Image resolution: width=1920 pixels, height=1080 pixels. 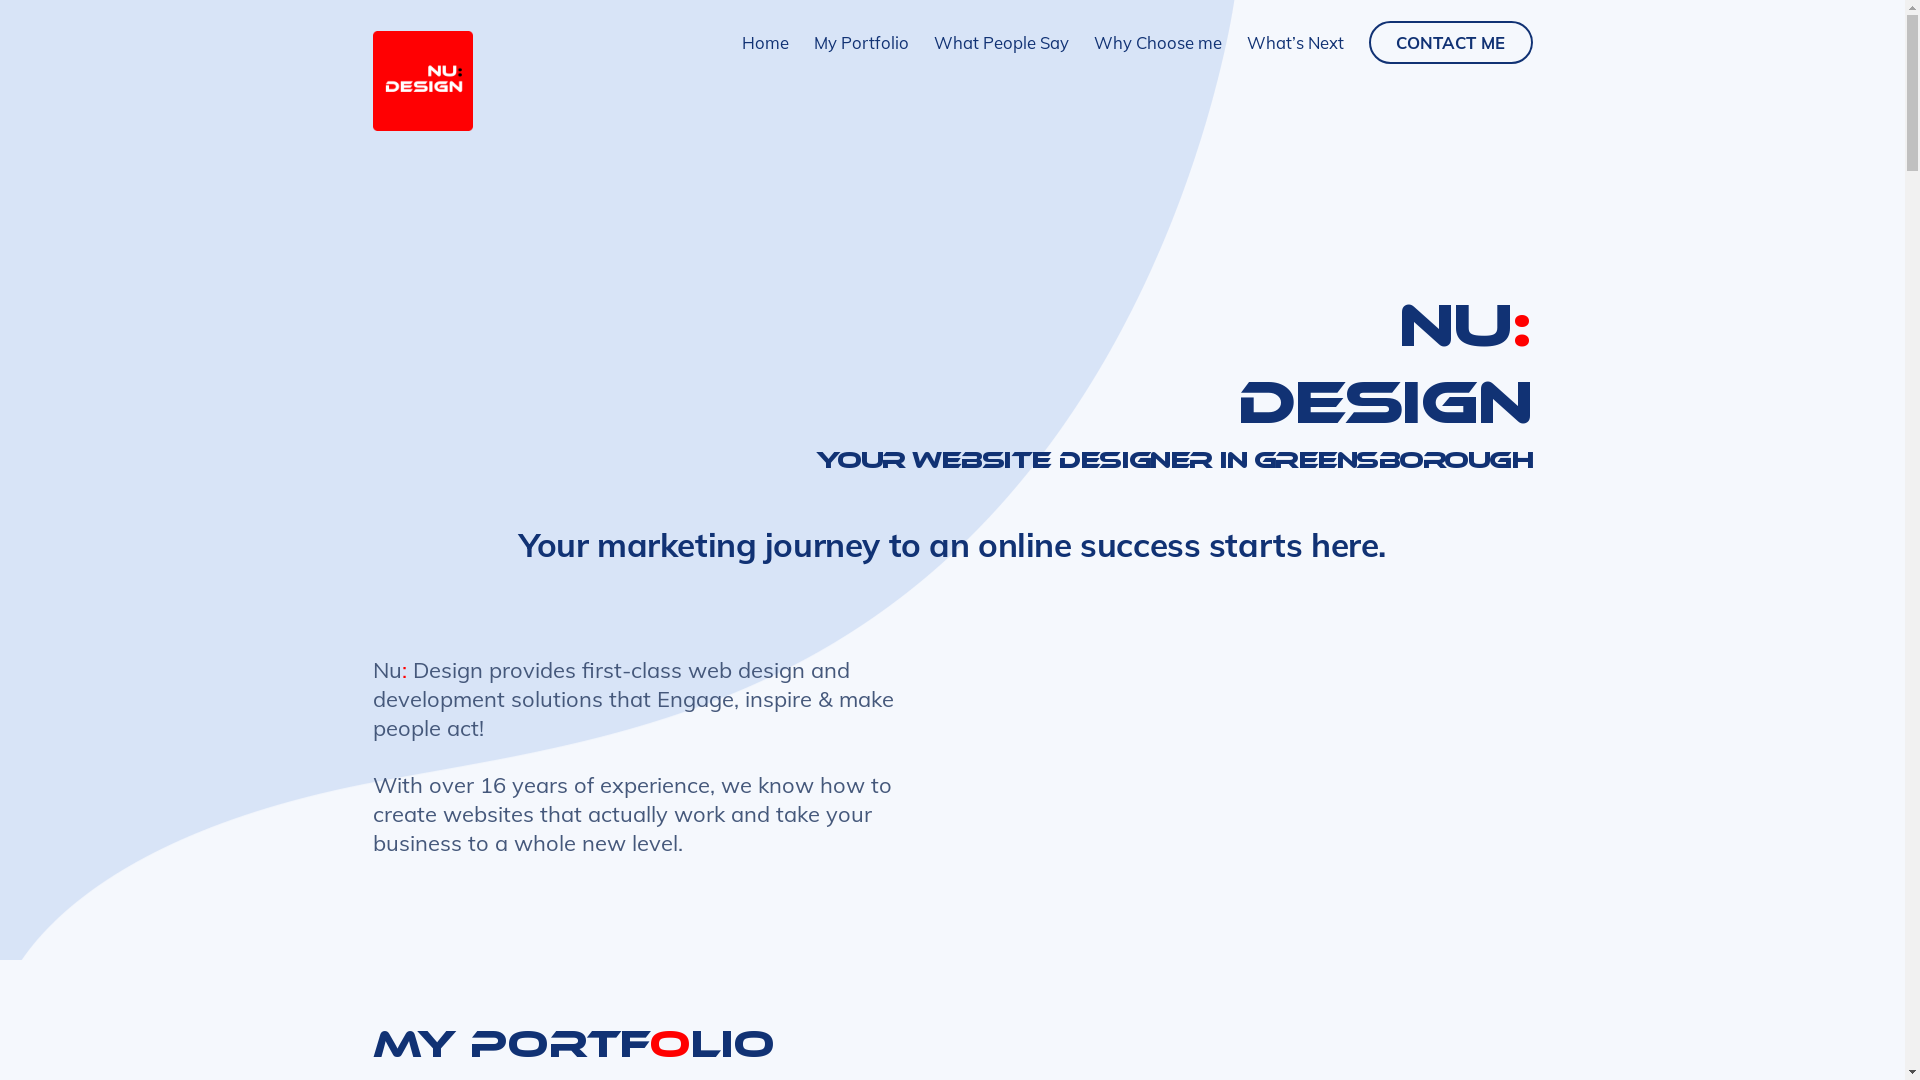 What do you see at coordinates (861, 42) in the screenshot?
I see `'My Portfolio'` at bounding box center [861, 42].